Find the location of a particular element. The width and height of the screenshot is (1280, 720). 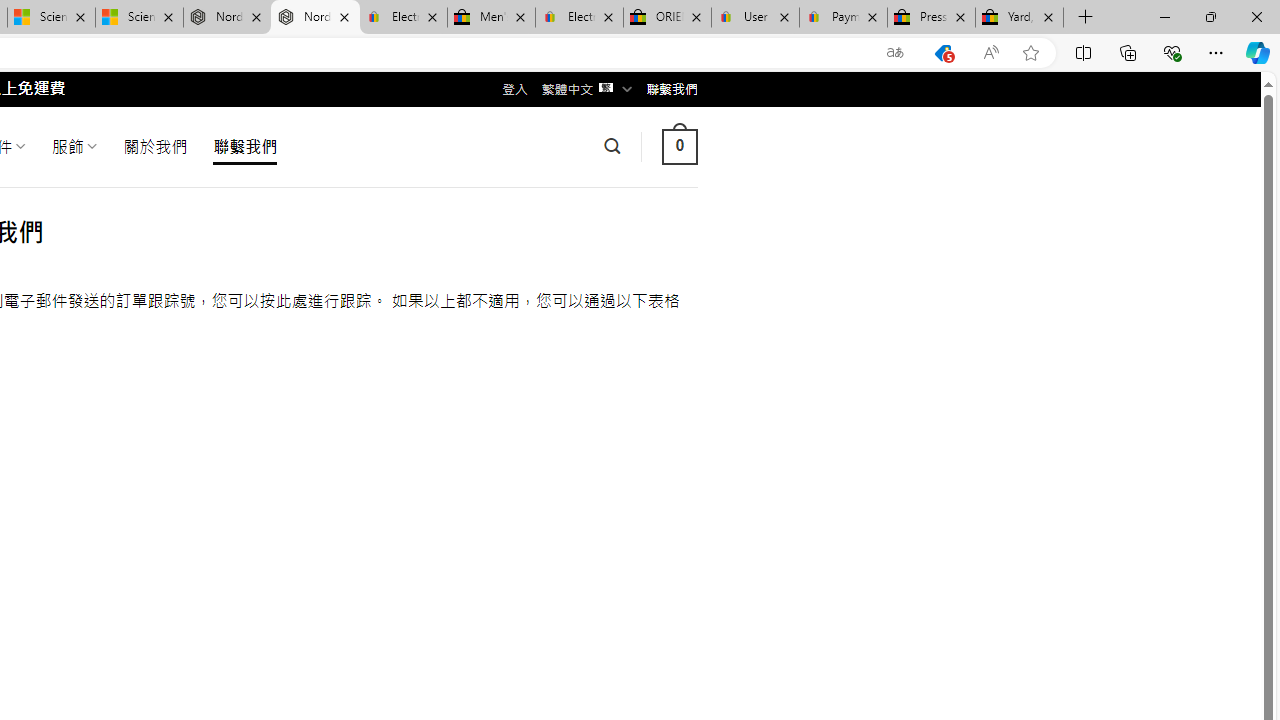

'  0  ' is located at coordinates (679, 145).